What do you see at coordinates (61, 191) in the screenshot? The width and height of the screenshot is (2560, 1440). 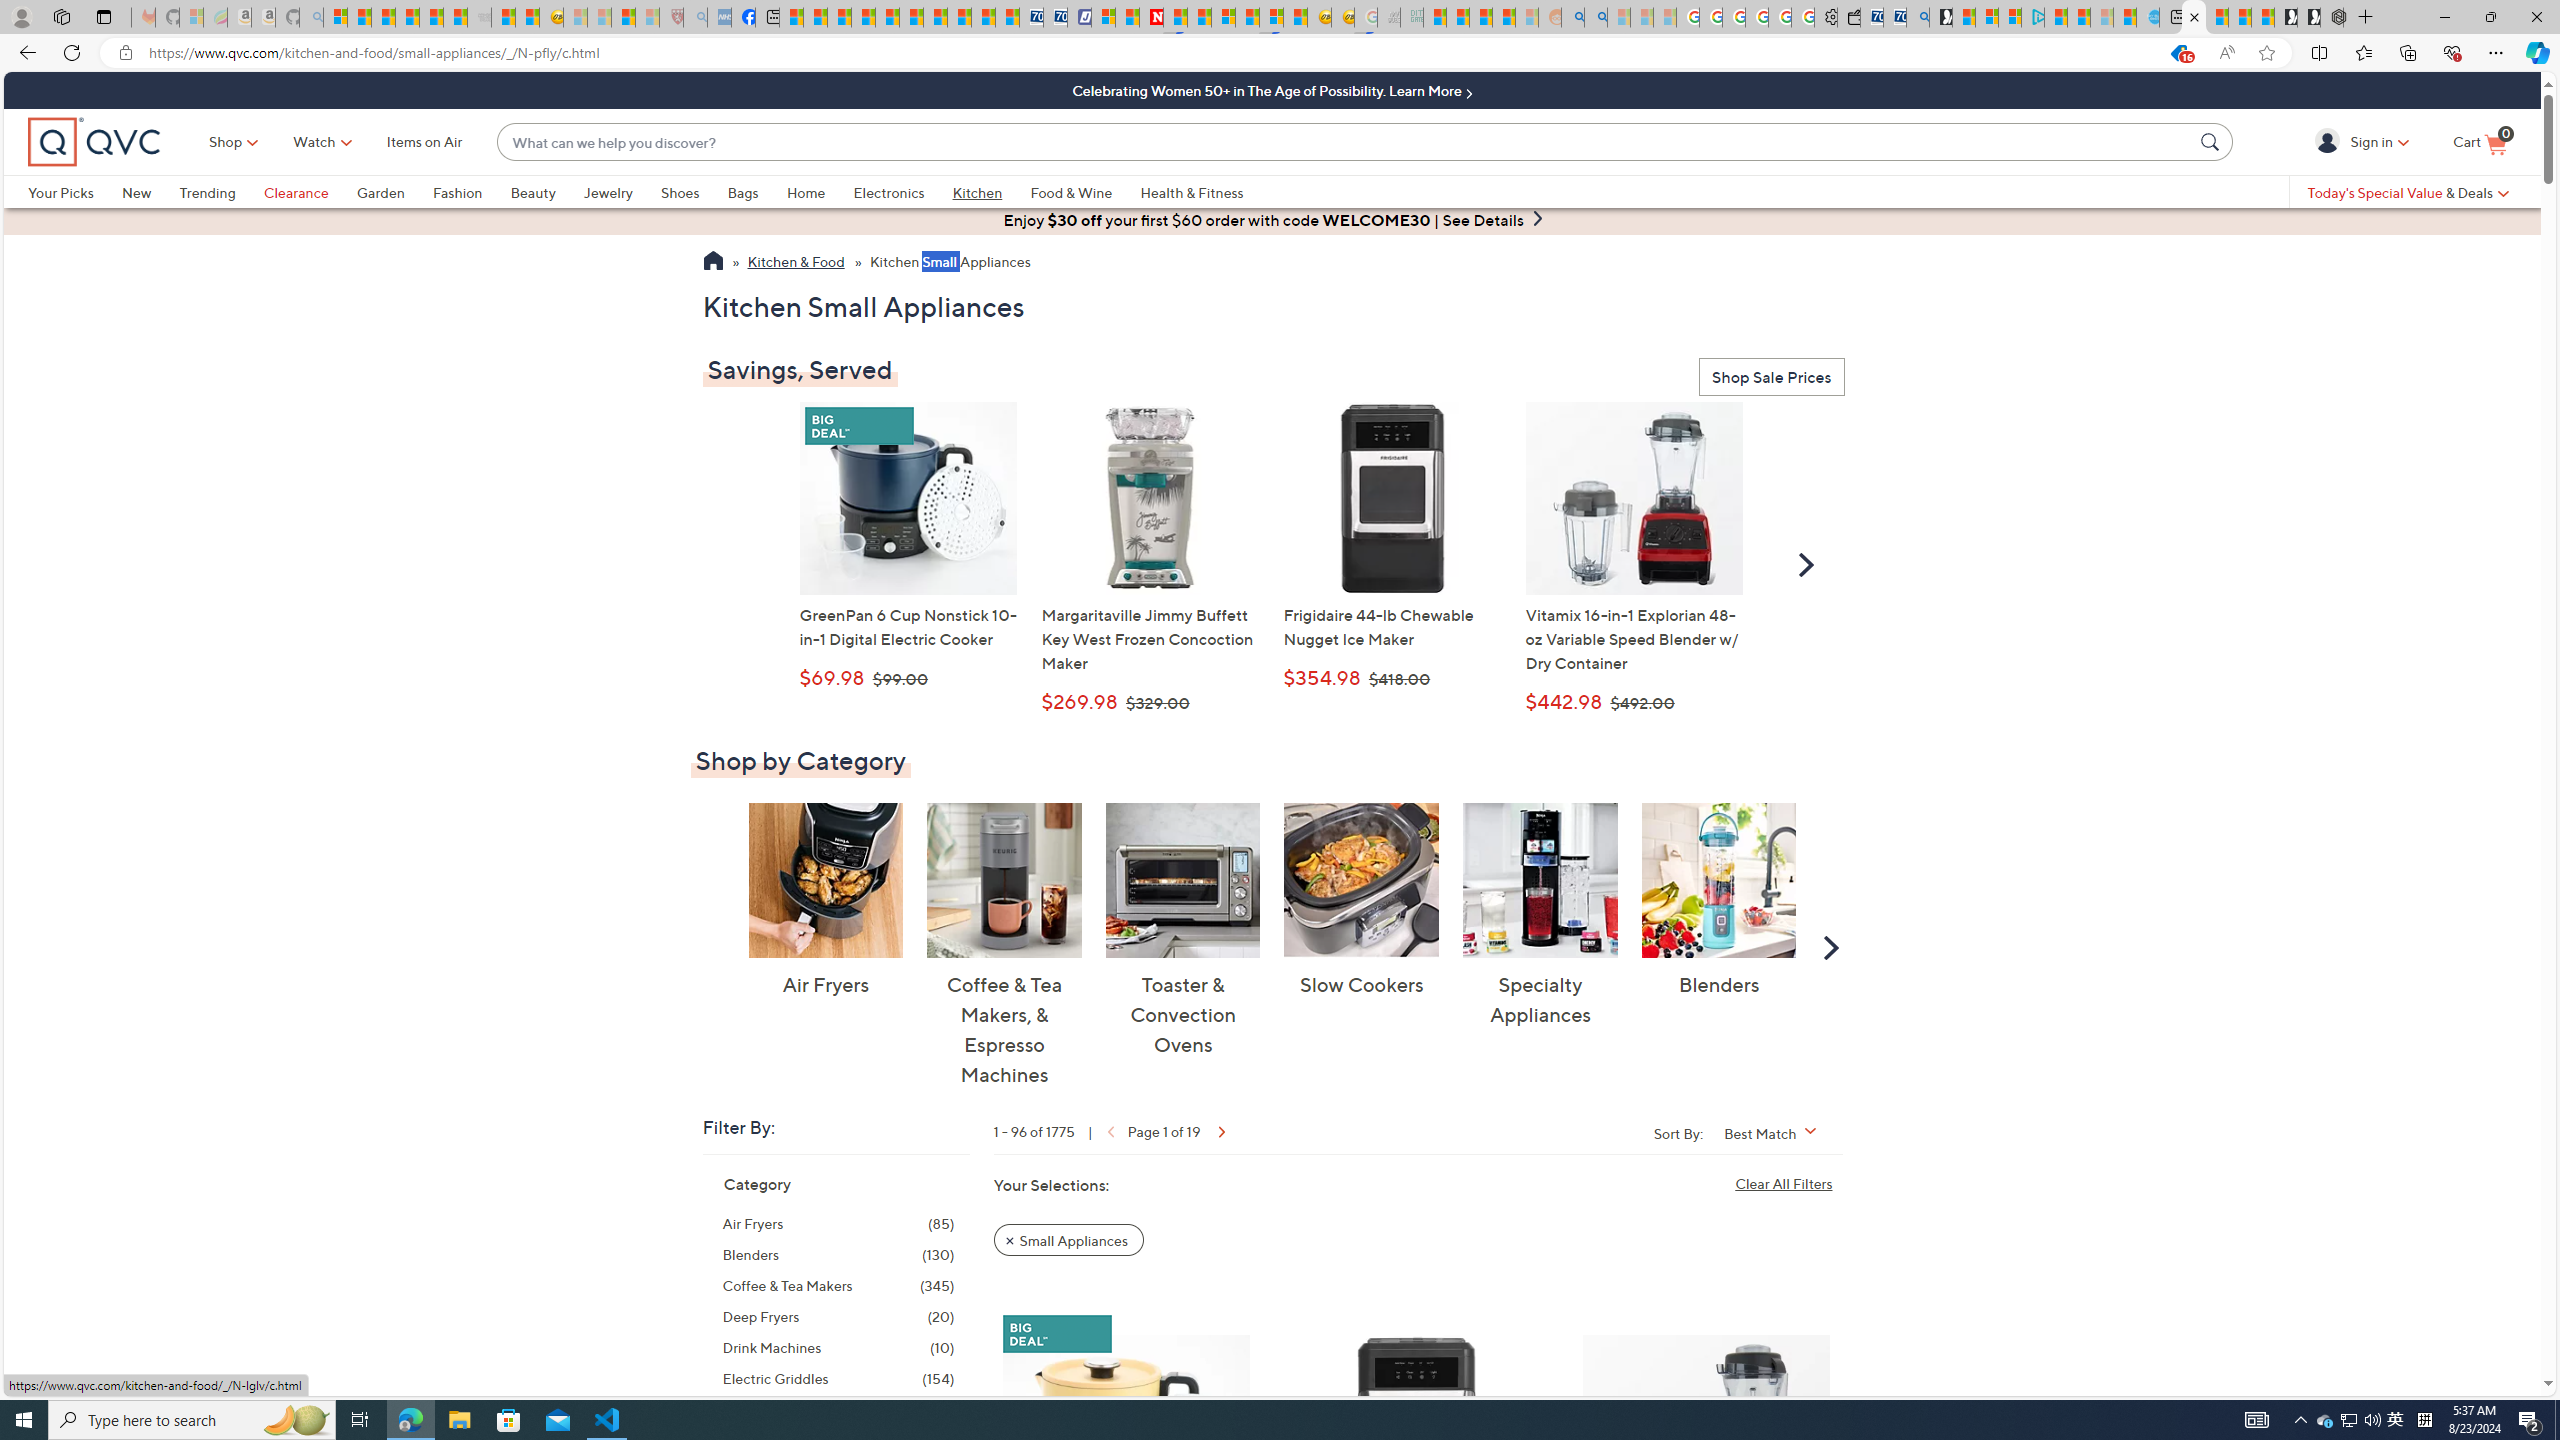 I see `'Your Picks'` at bounding box center [61, 191].